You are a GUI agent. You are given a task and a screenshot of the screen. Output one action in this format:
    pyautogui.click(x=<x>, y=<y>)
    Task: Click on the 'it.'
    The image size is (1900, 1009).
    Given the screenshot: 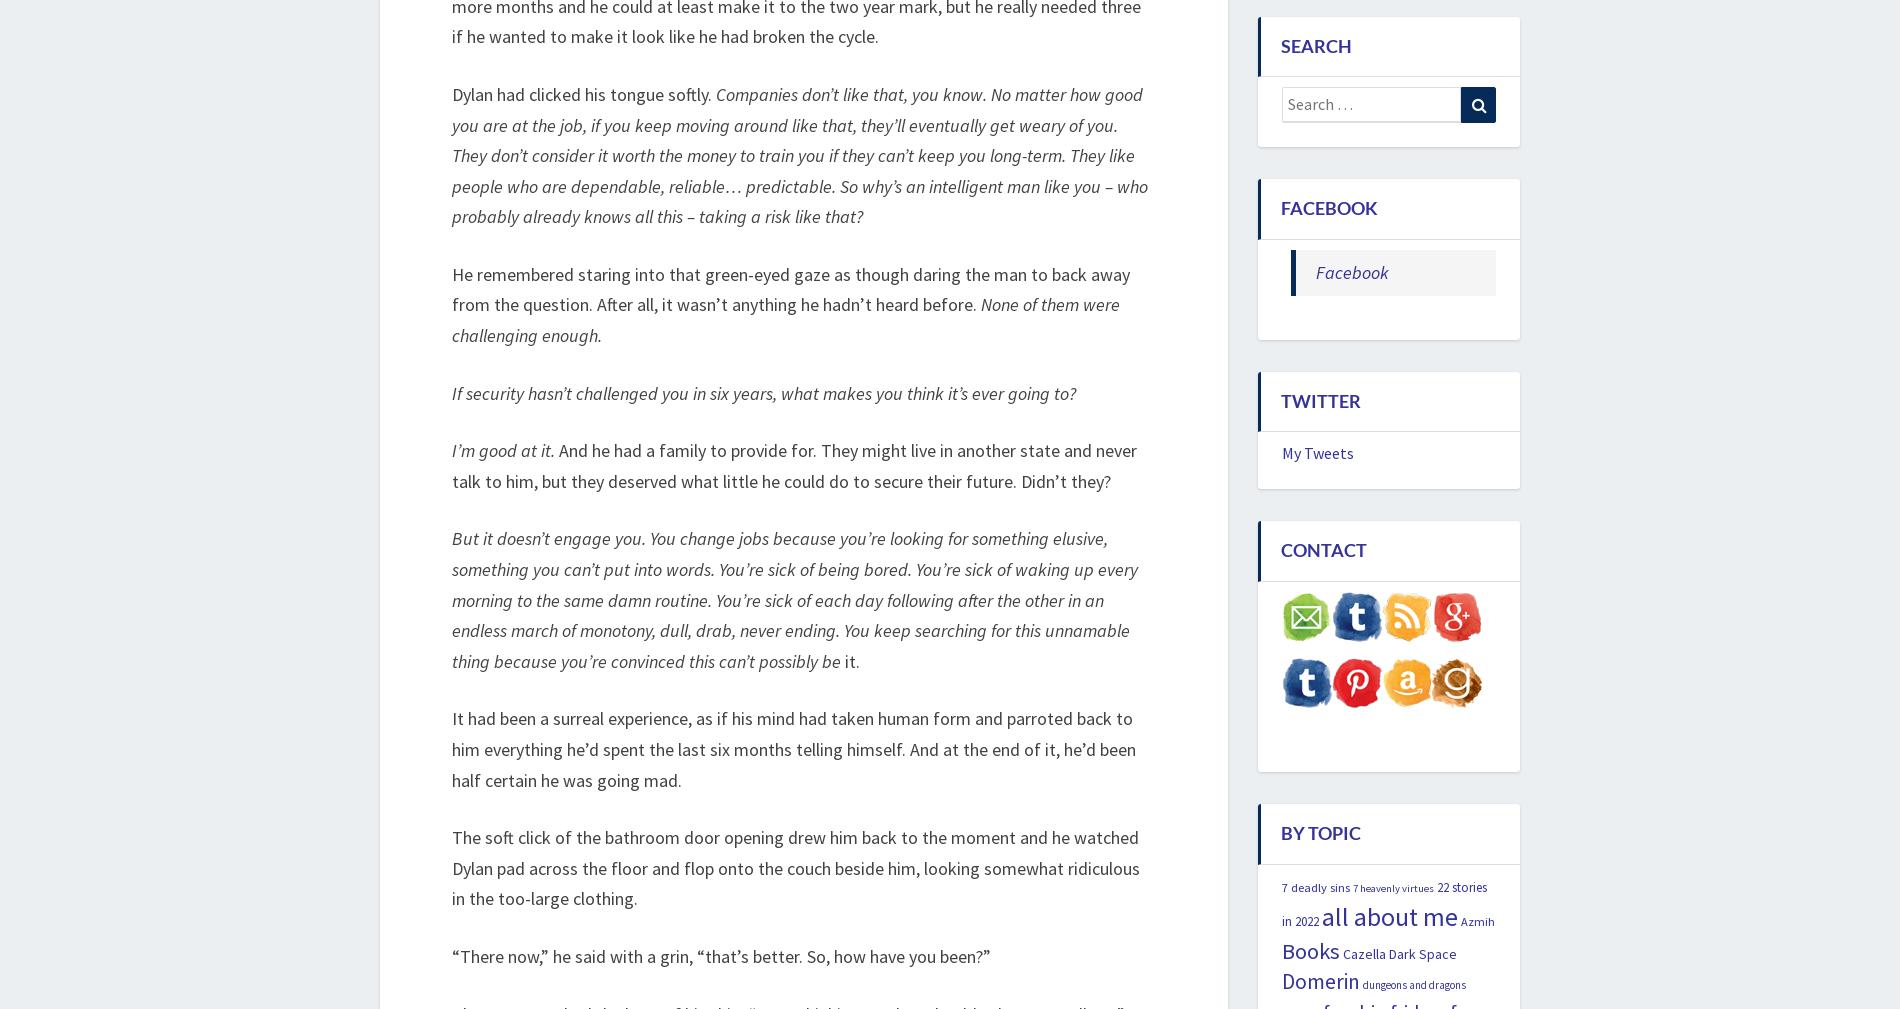 What is the action you would take?
    pyautogui.click(x=851, y=660)
    